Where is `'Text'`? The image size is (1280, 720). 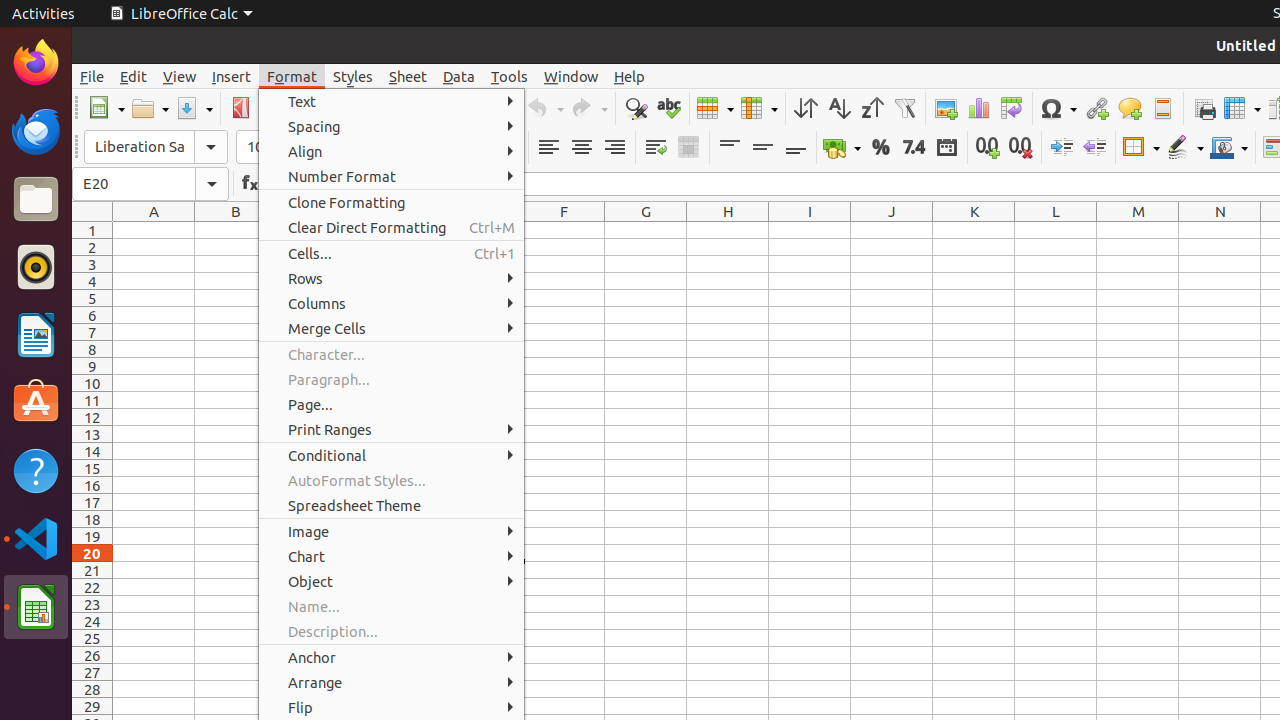
'Text' is located at coordinates (391, 101).